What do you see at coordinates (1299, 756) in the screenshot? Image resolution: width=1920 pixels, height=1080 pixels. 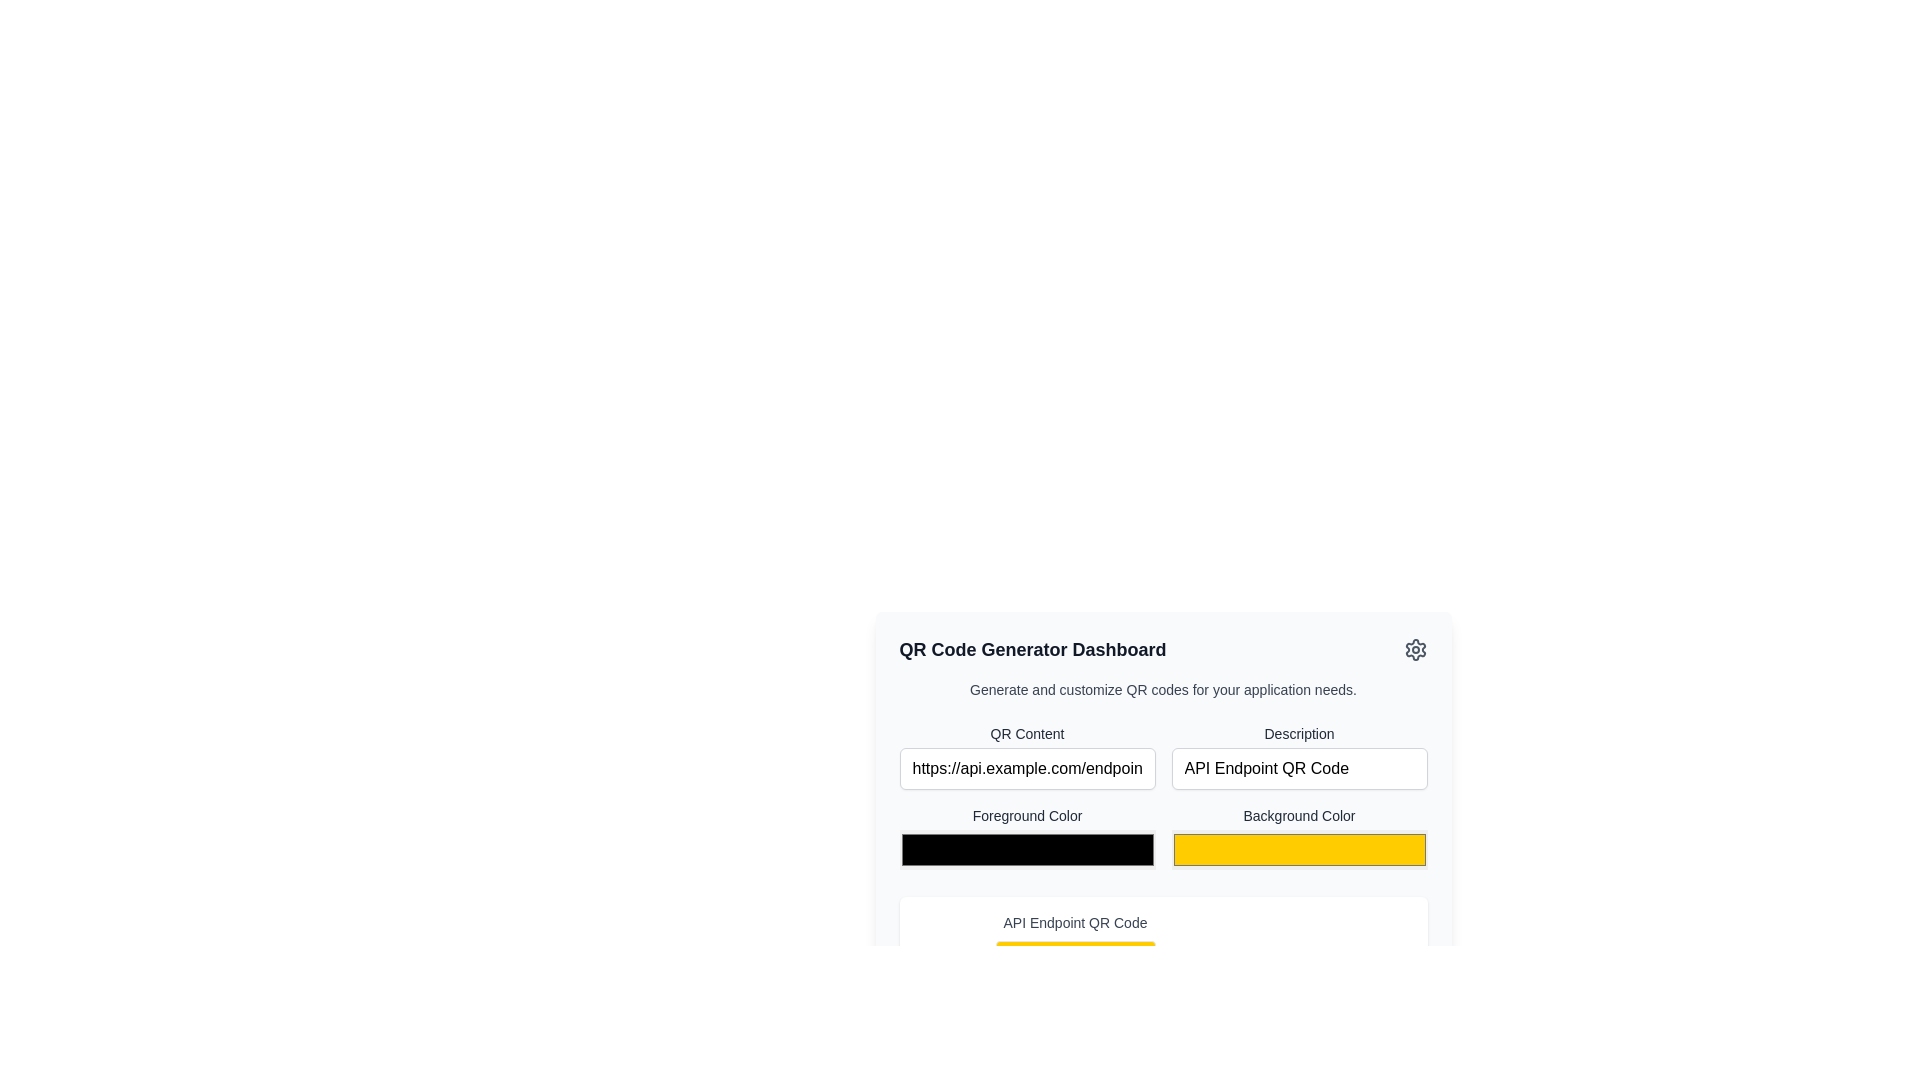 I see `the Text Input Field labeled 'API Endpoint QR Code' to focus on it` at bounding box center [1299, 756].